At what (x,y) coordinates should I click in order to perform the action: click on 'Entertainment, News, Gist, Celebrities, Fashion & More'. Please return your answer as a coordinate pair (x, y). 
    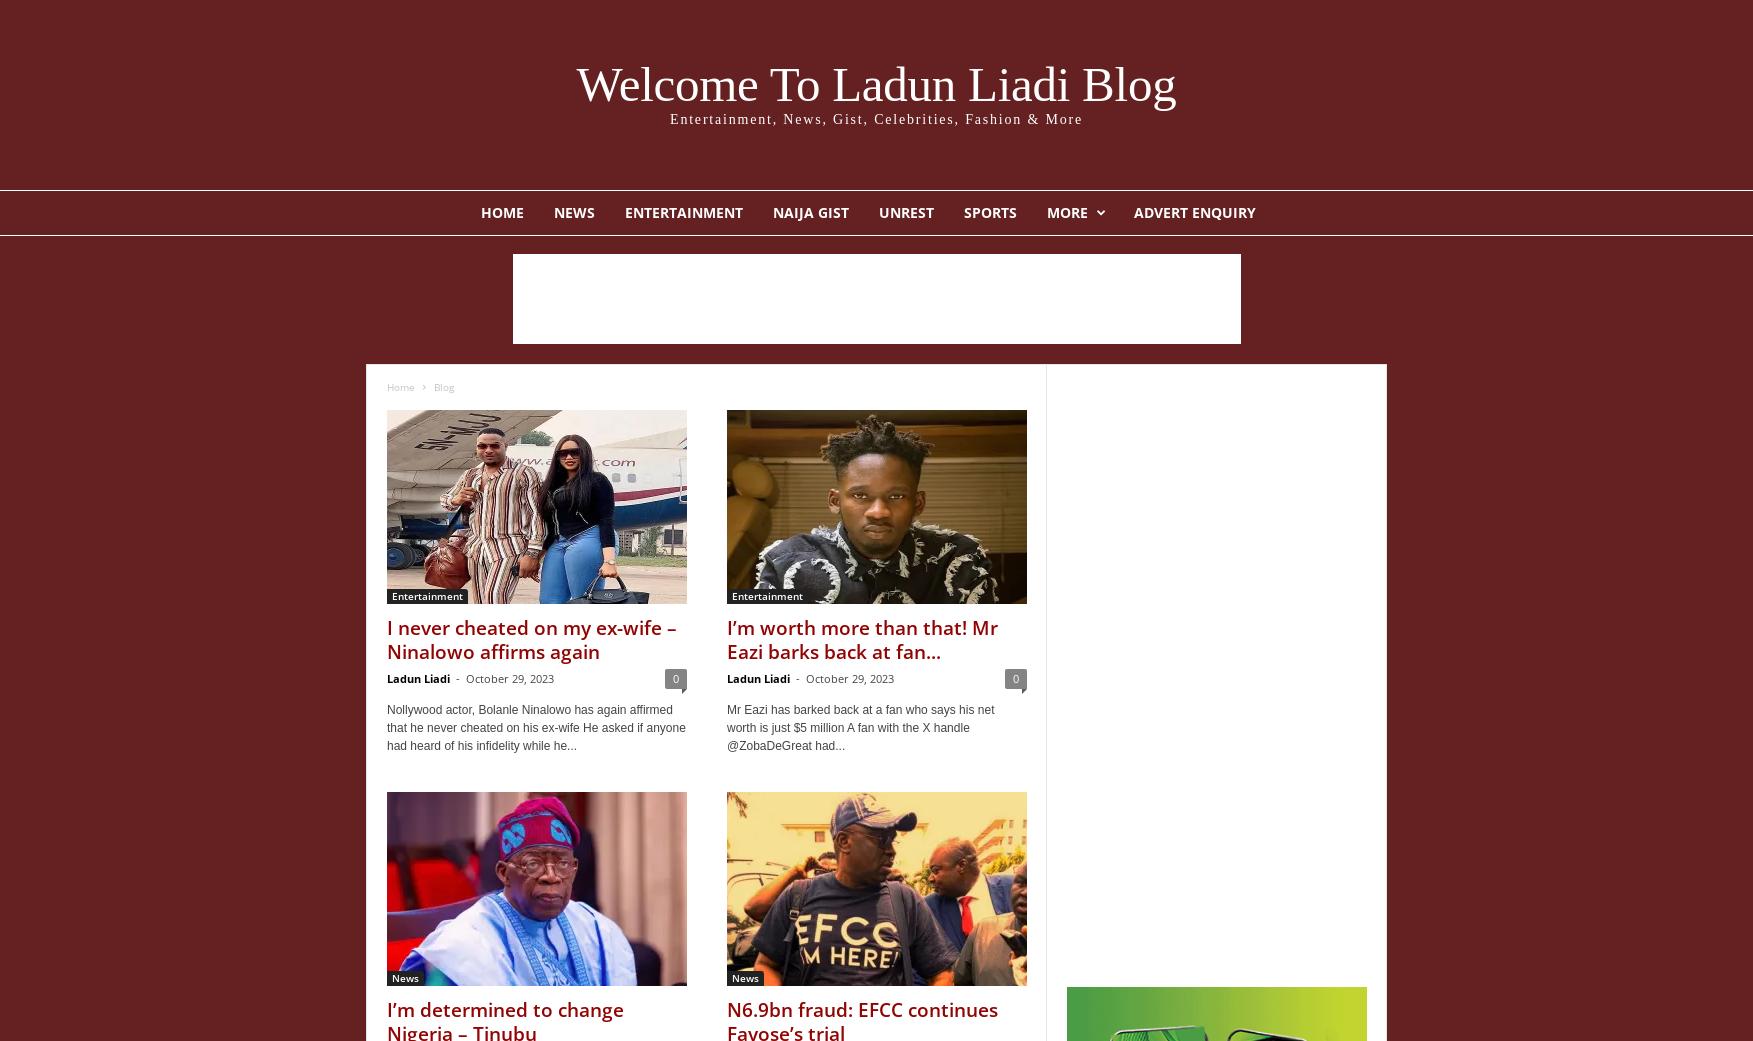
    Looking at the image, I should click on (875, 119).